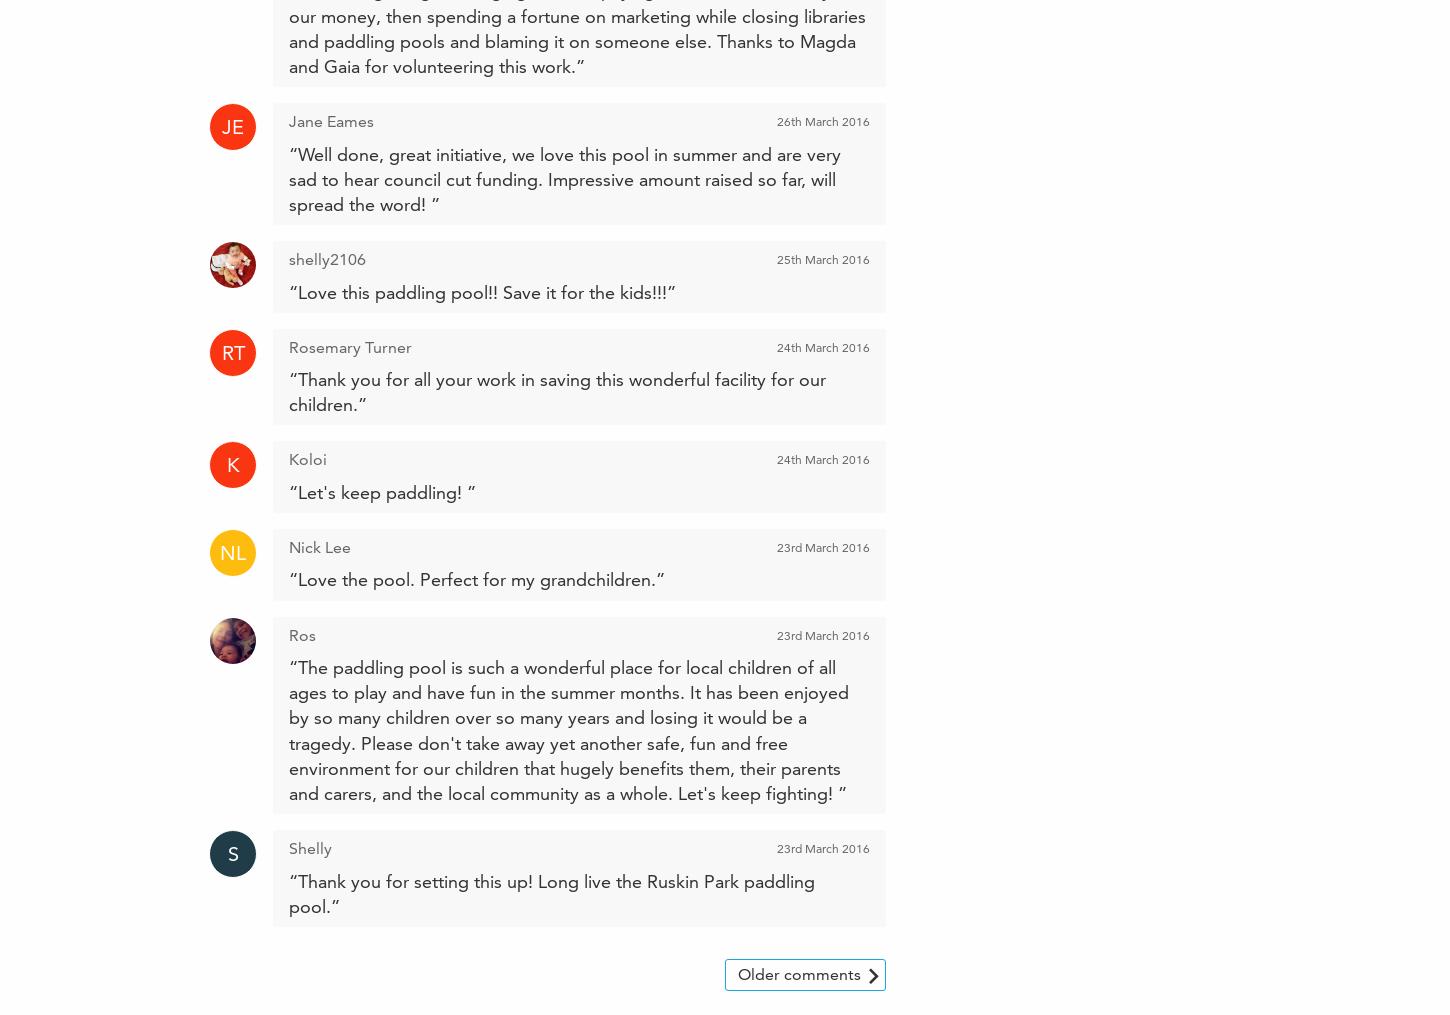 The image size is (1450, 1015). Describe the element at coordinates (231, 854) in the screenshot. I see `'S'` at that location.